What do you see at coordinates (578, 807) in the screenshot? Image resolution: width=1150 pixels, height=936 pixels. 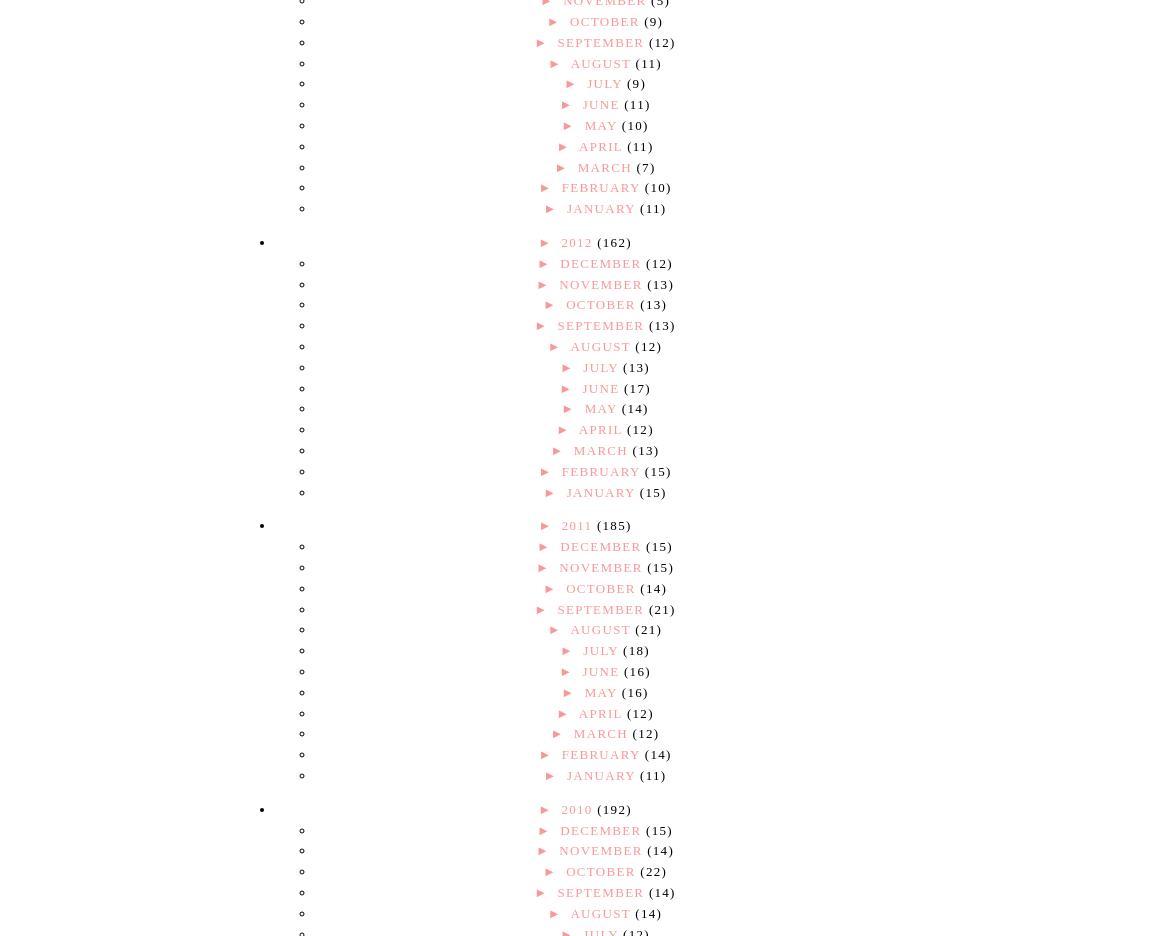 I see `'2010'` at bounding box center [578, 807].